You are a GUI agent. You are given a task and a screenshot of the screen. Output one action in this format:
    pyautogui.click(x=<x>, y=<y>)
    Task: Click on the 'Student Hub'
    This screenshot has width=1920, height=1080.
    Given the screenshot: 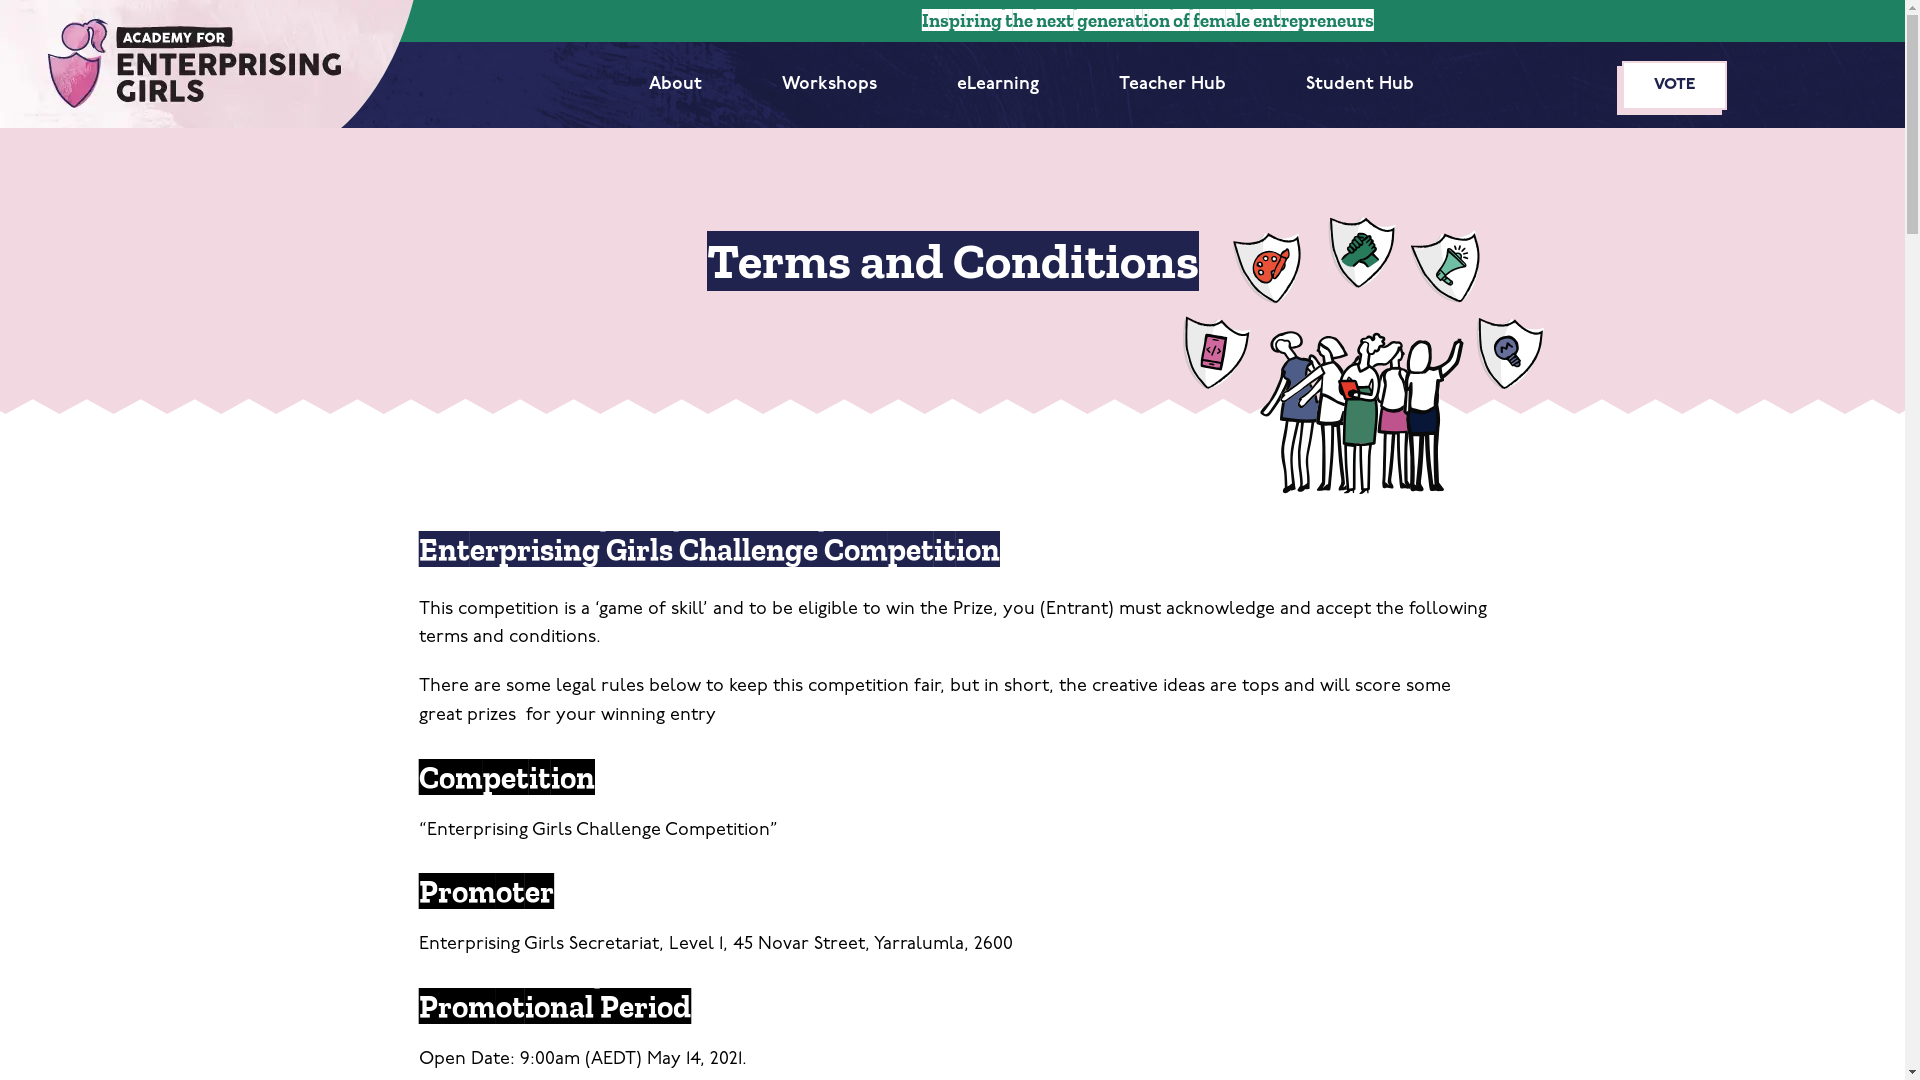 What is the action you would take?
    pyautogui.click(x=1359, y=84)
    